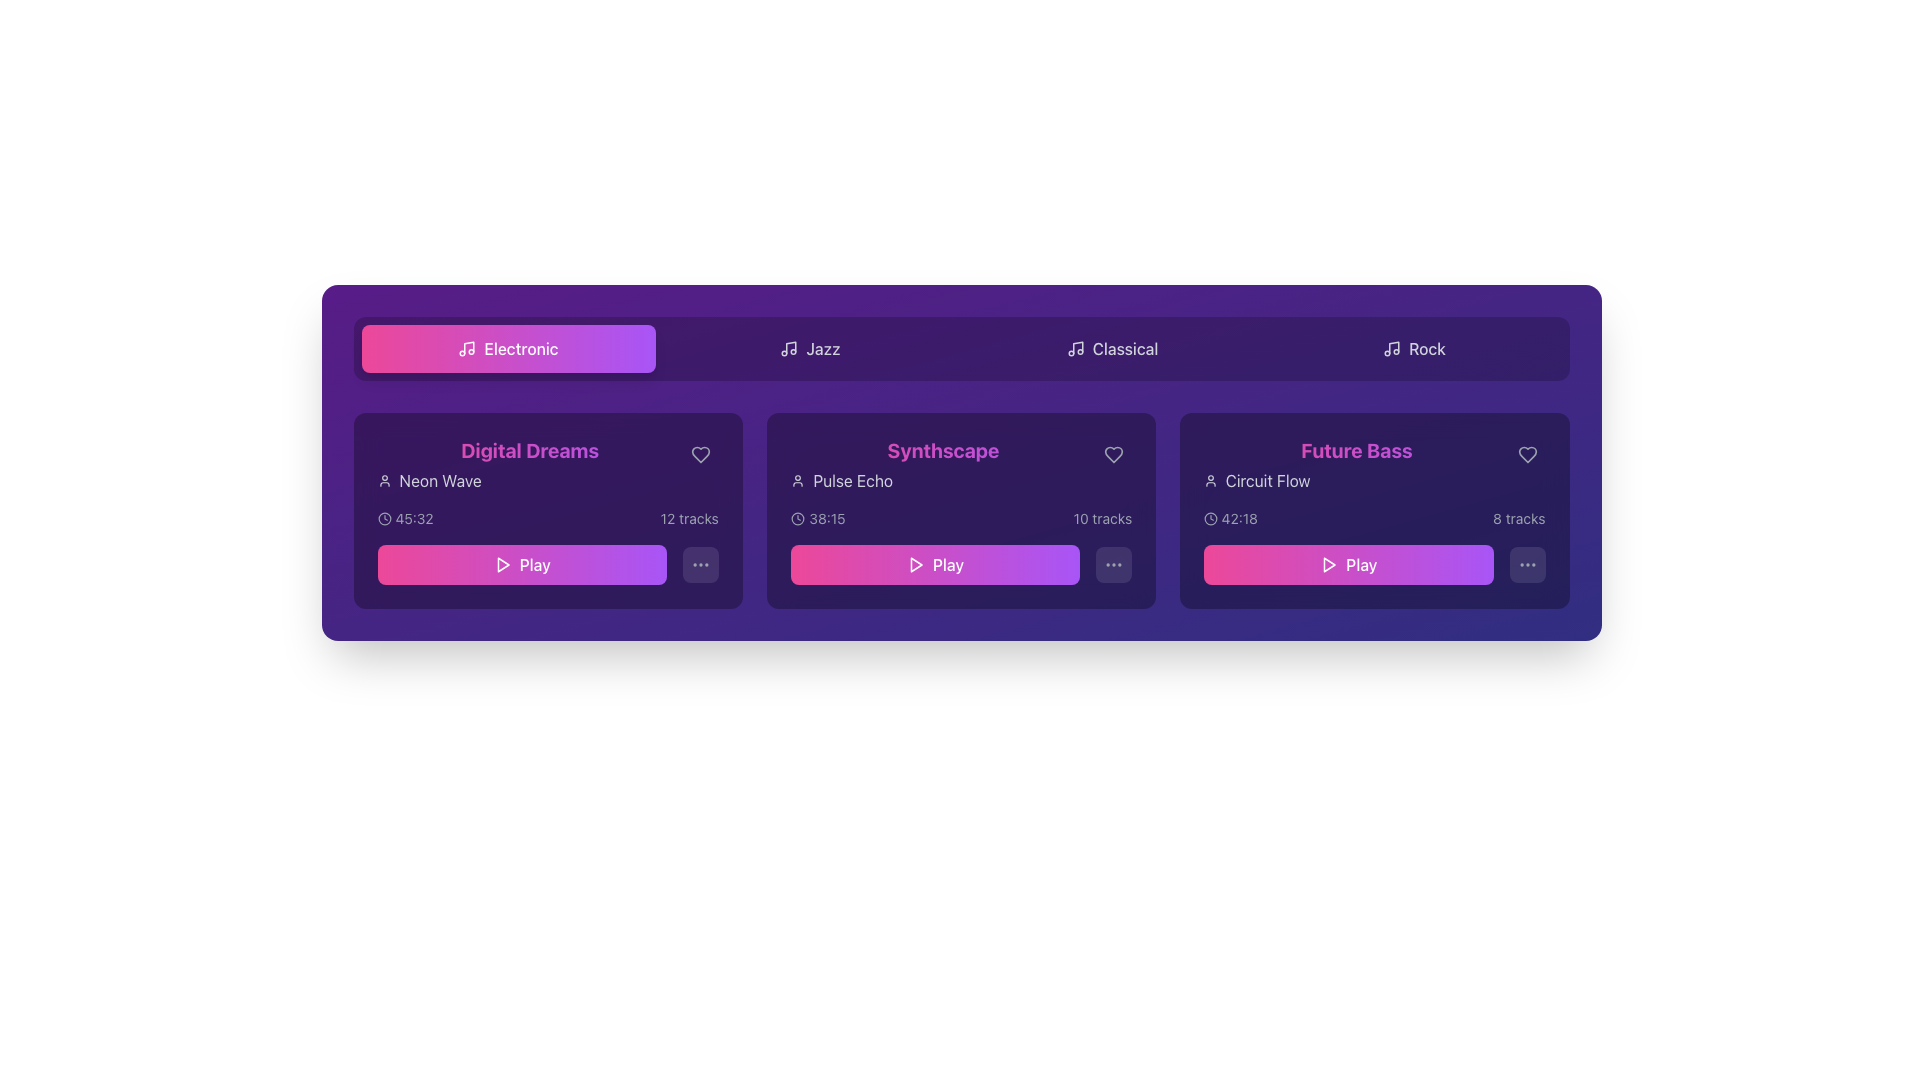 The width and height of the screenshot is (1920, 1080). I want to click on the play button located in the lower portion of the 'Synthscape' card, so click(961, 564).